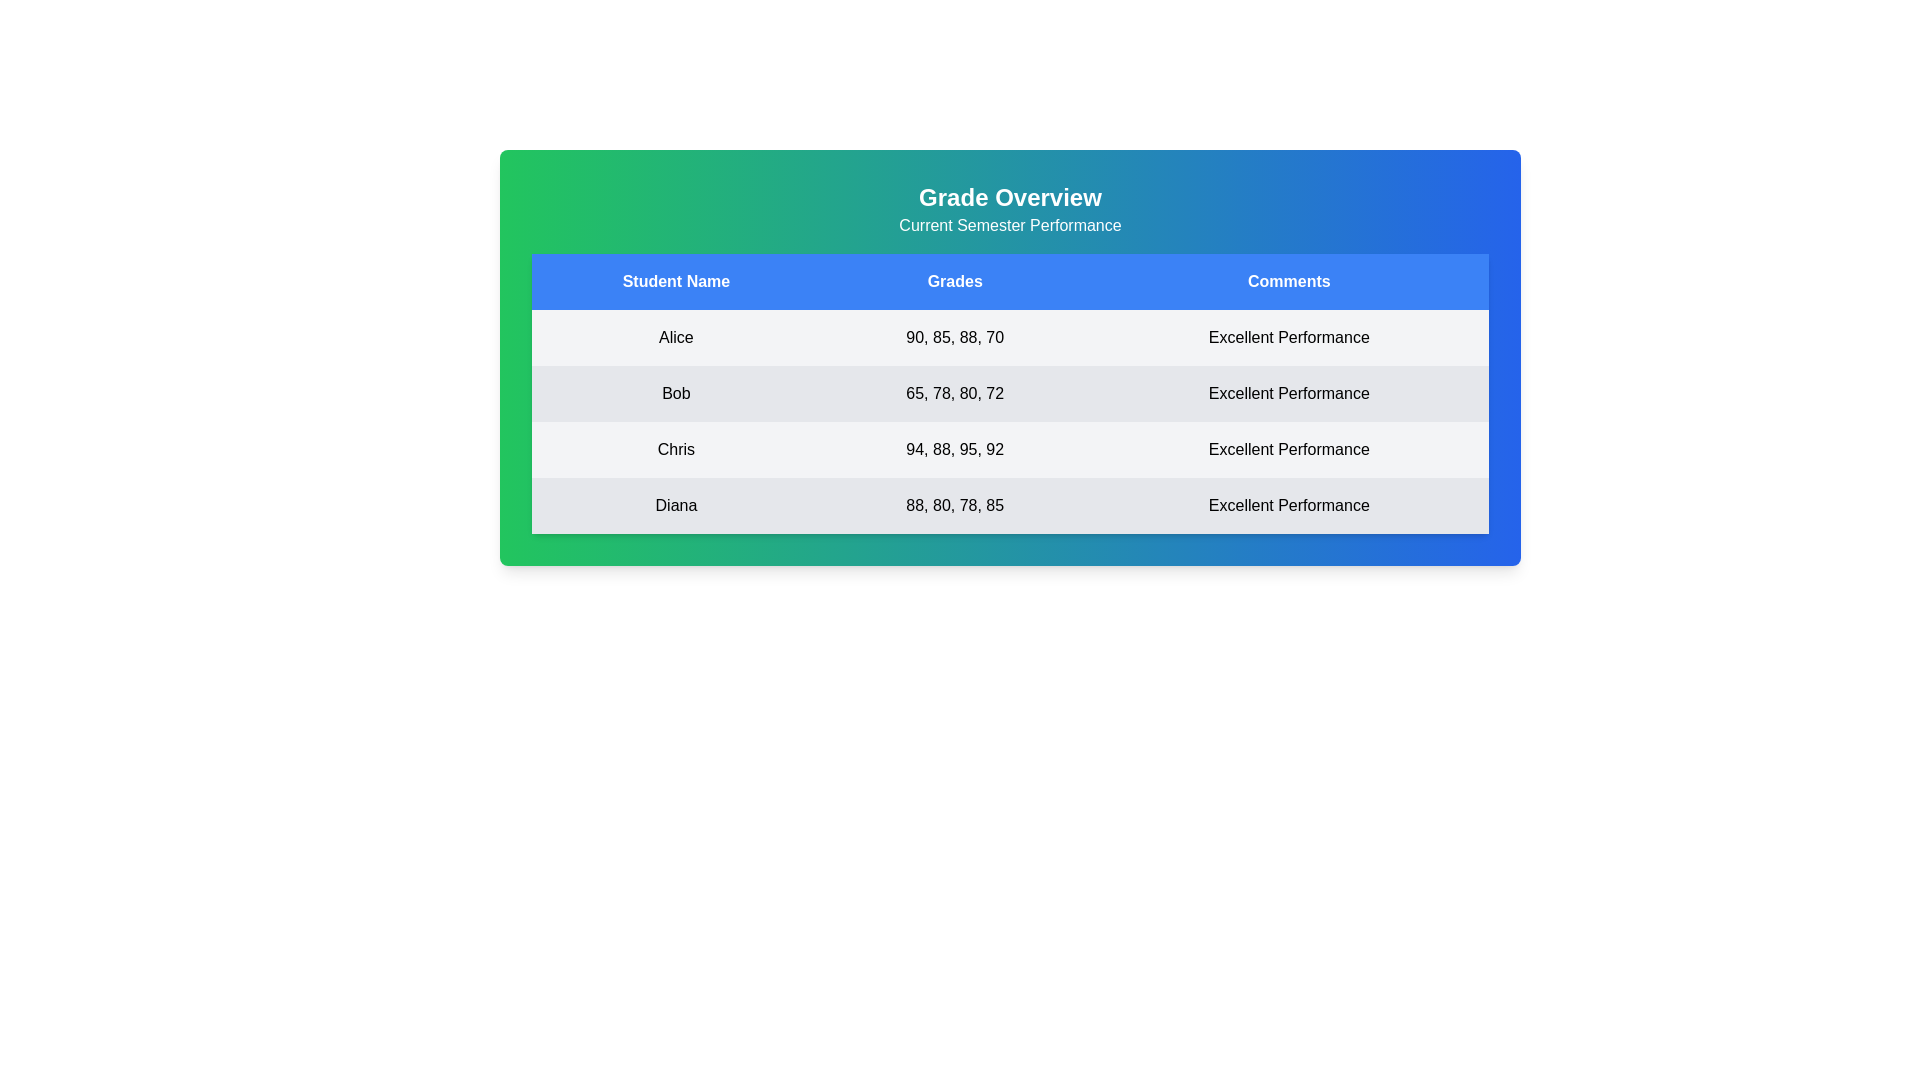  Describe the element at coordinates (1010, 281) in the screenshot. I see `the table header row to inspect the column titles` at that location.